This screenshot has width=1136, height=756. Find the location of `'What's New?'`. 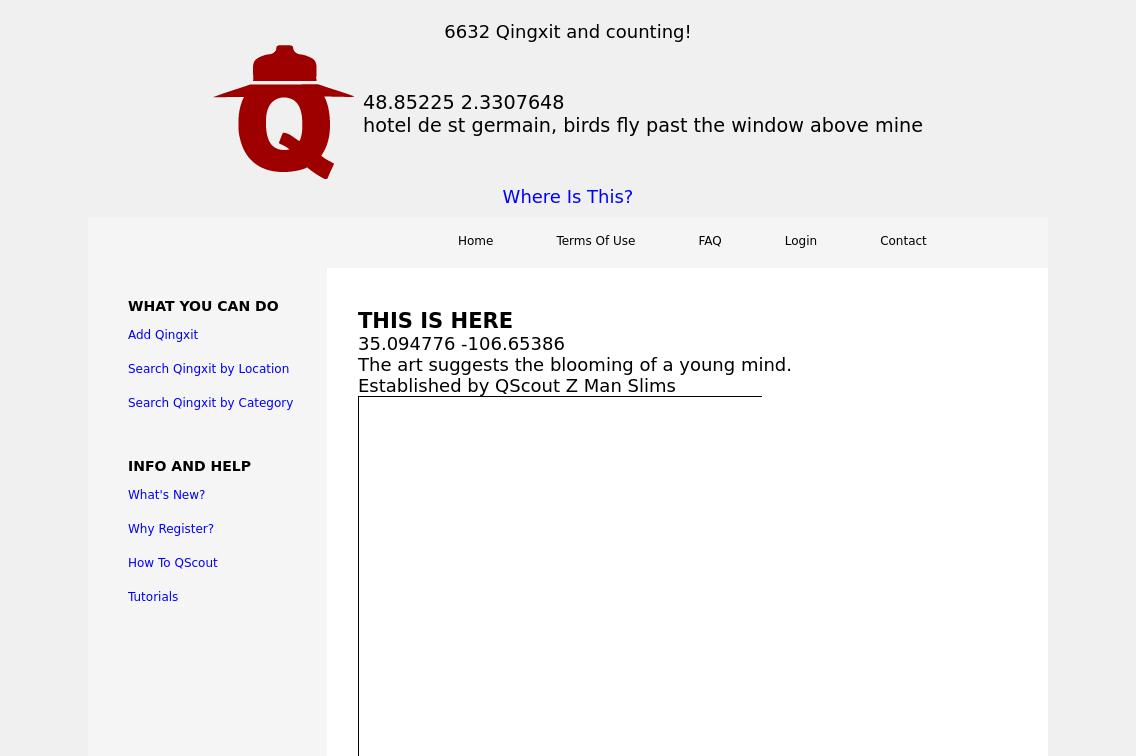

'What's New?' is located at coordinates (165, 495).